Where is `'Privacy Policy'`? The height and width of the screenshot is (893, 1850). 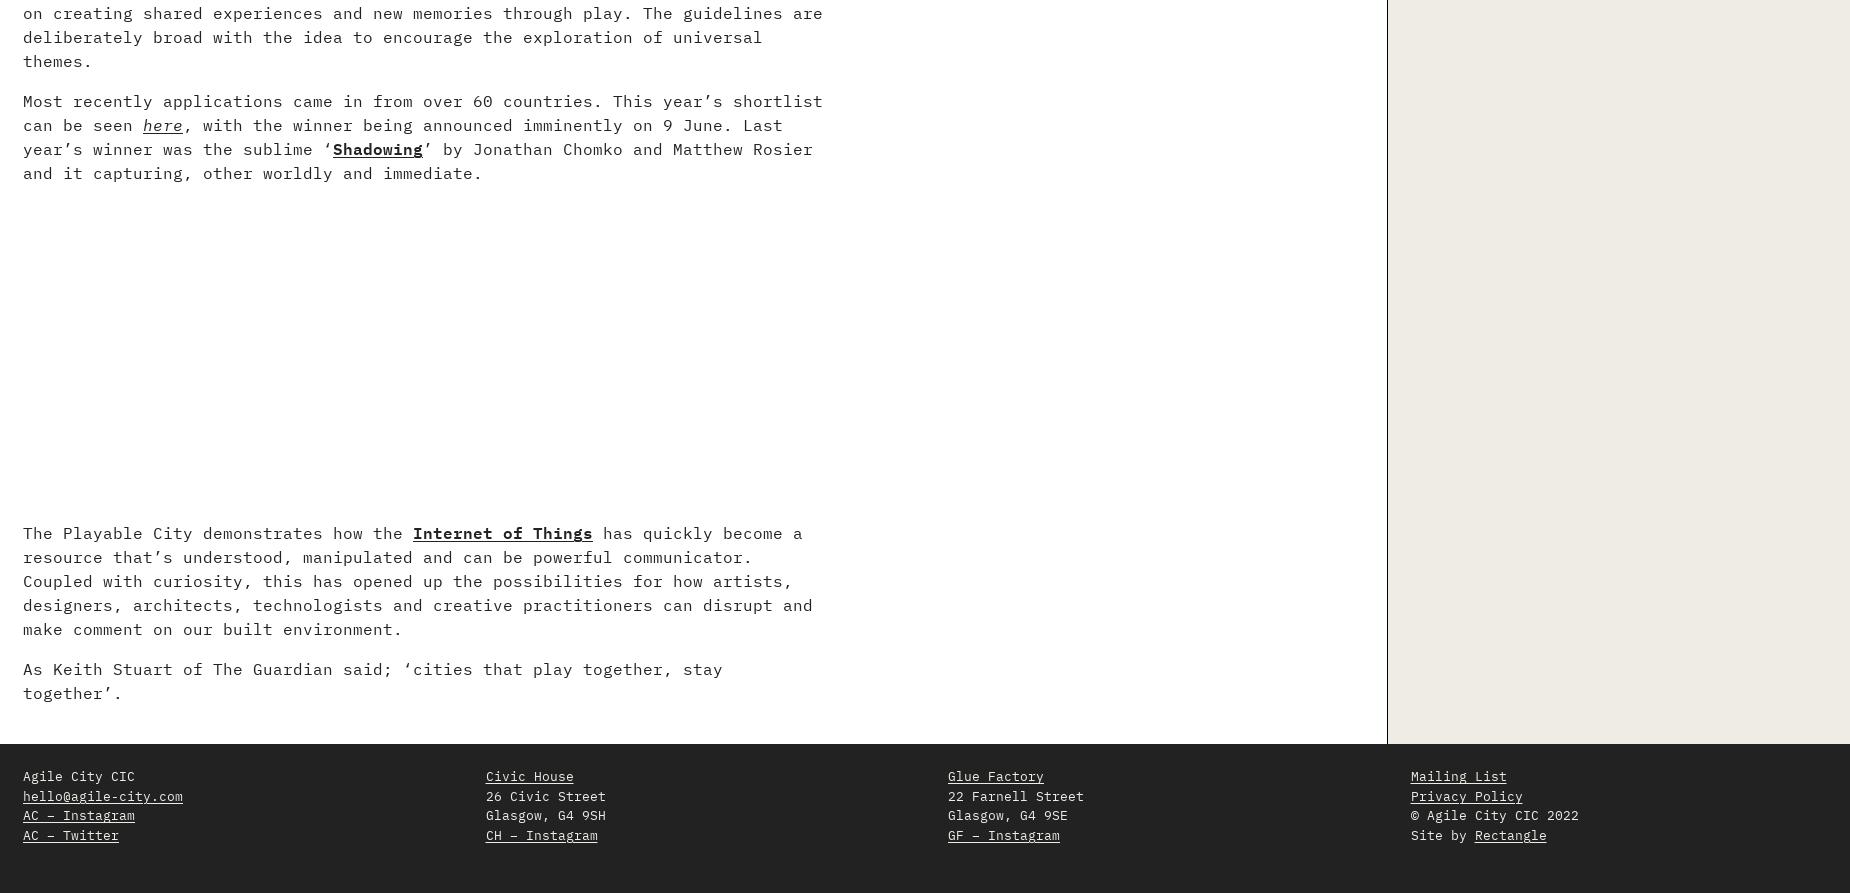
'Privacy Policy' is located at coordinates (1465, 794).